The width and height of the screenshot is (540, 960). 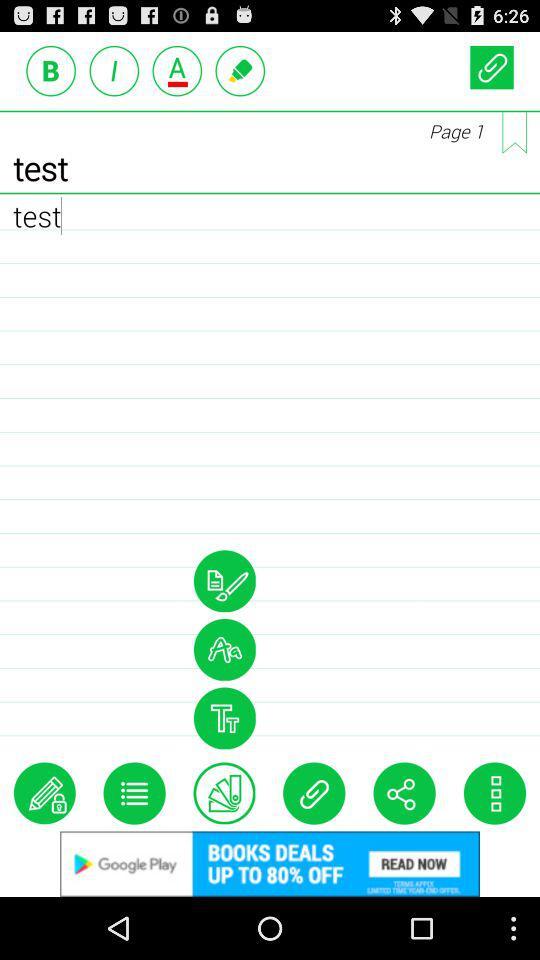 What do you see at coordinates (223, 718) in the screenshot?
I see `set the size of font` at bounding box center [223, 718].